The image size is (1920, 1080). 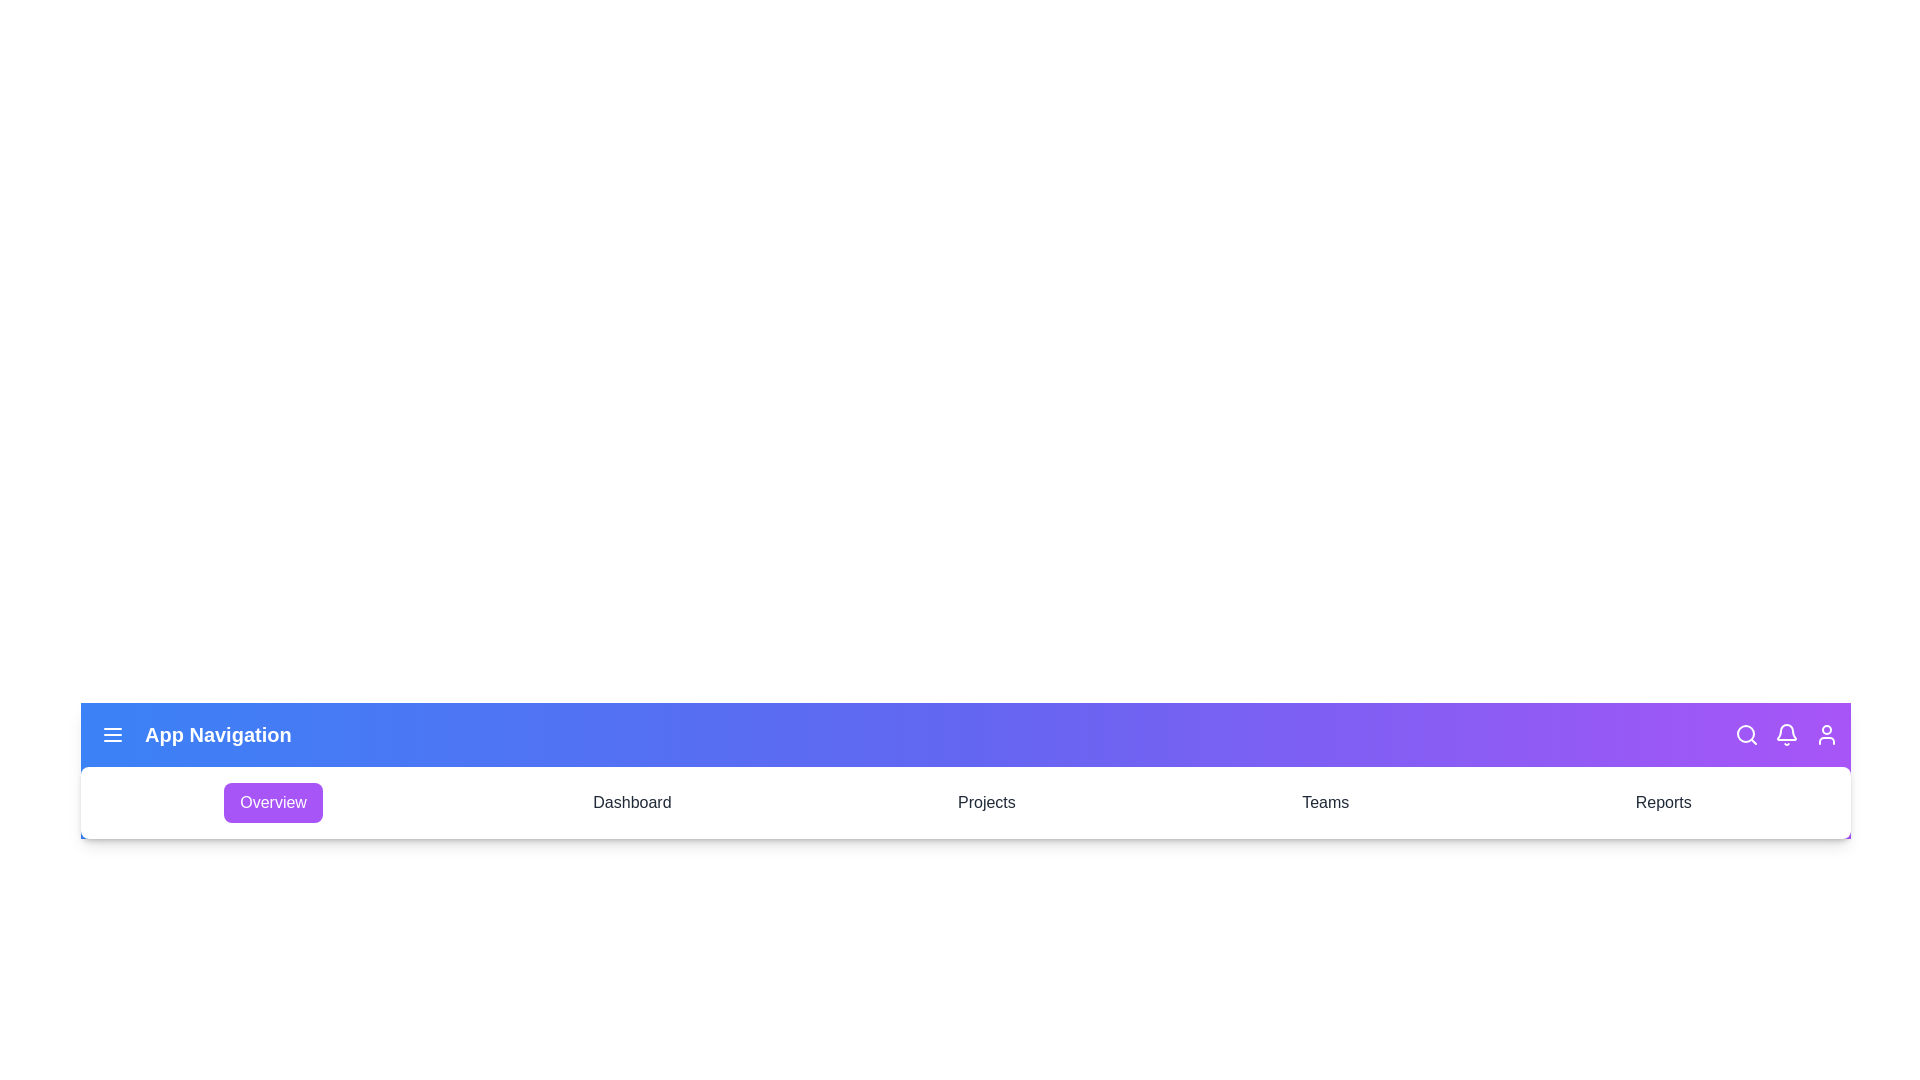 What do you see at coordinates (1746, 735) in the screenshot?
I see `the search icon in the navigation bar` at bounding box center [1746, 735].